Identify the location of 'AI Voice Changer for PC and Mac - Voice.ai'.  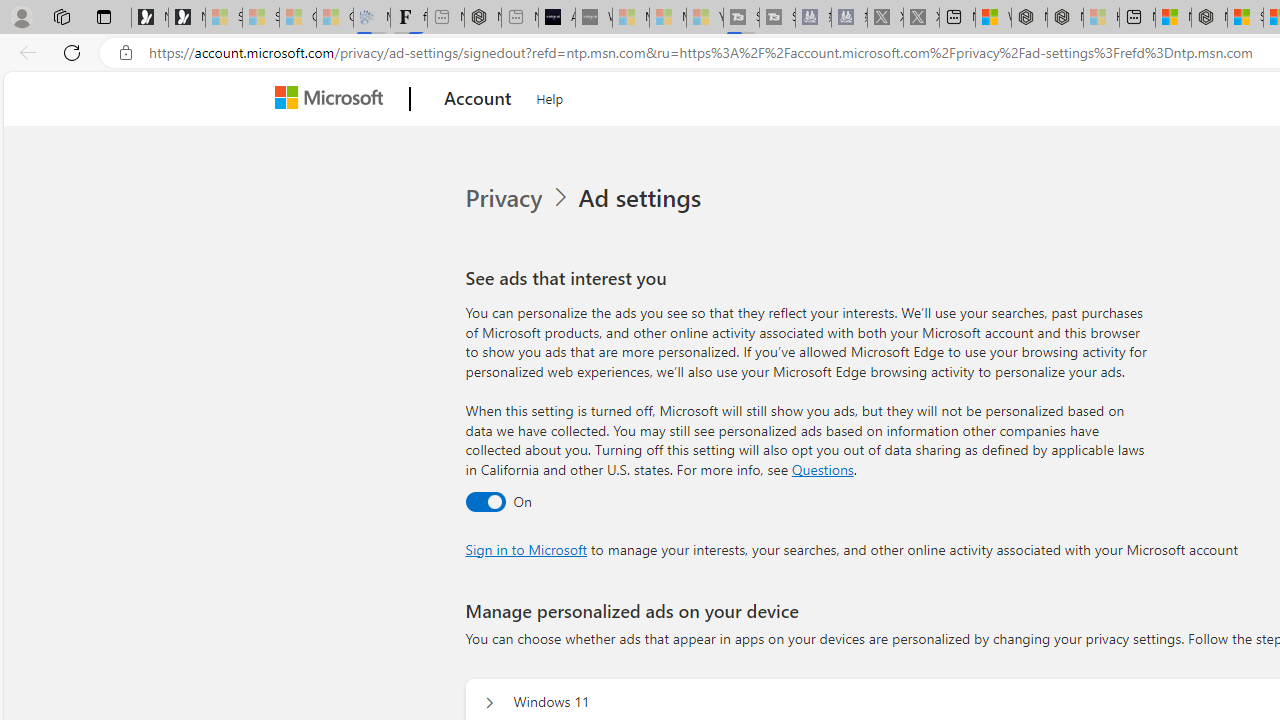
(556, 17).